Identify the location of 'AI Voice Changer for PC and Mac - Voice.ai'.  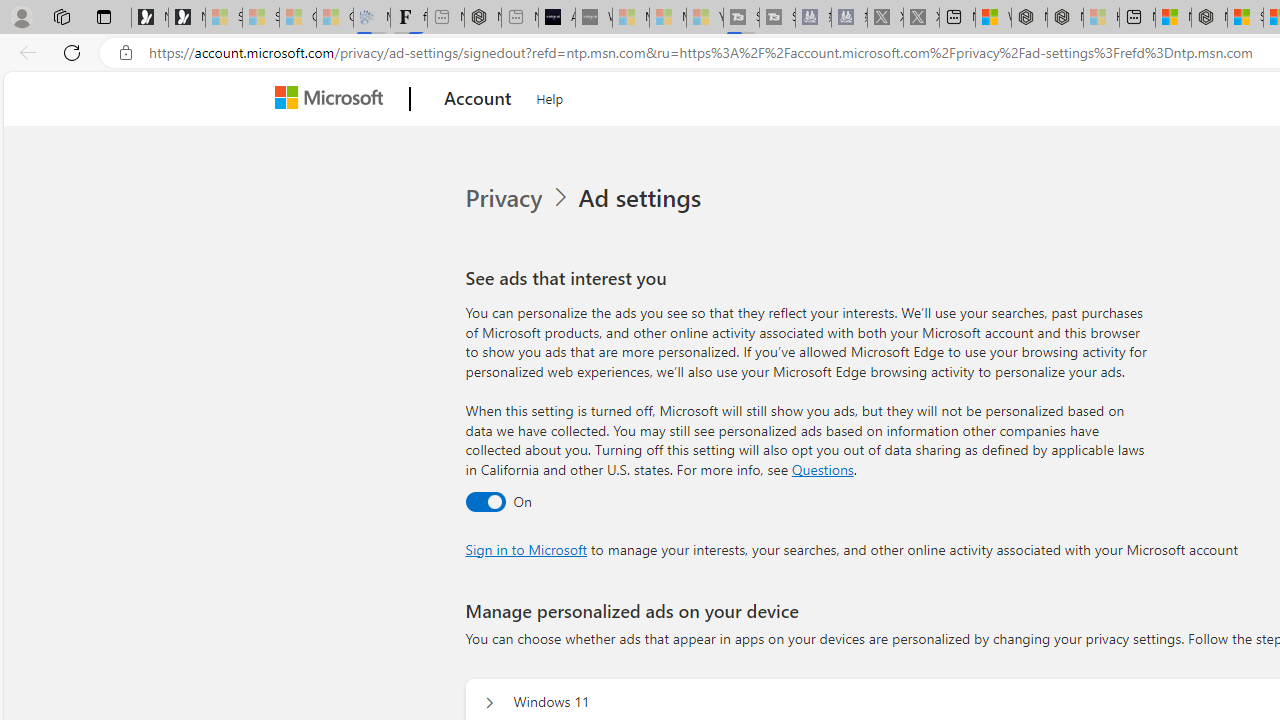
(556, 17).